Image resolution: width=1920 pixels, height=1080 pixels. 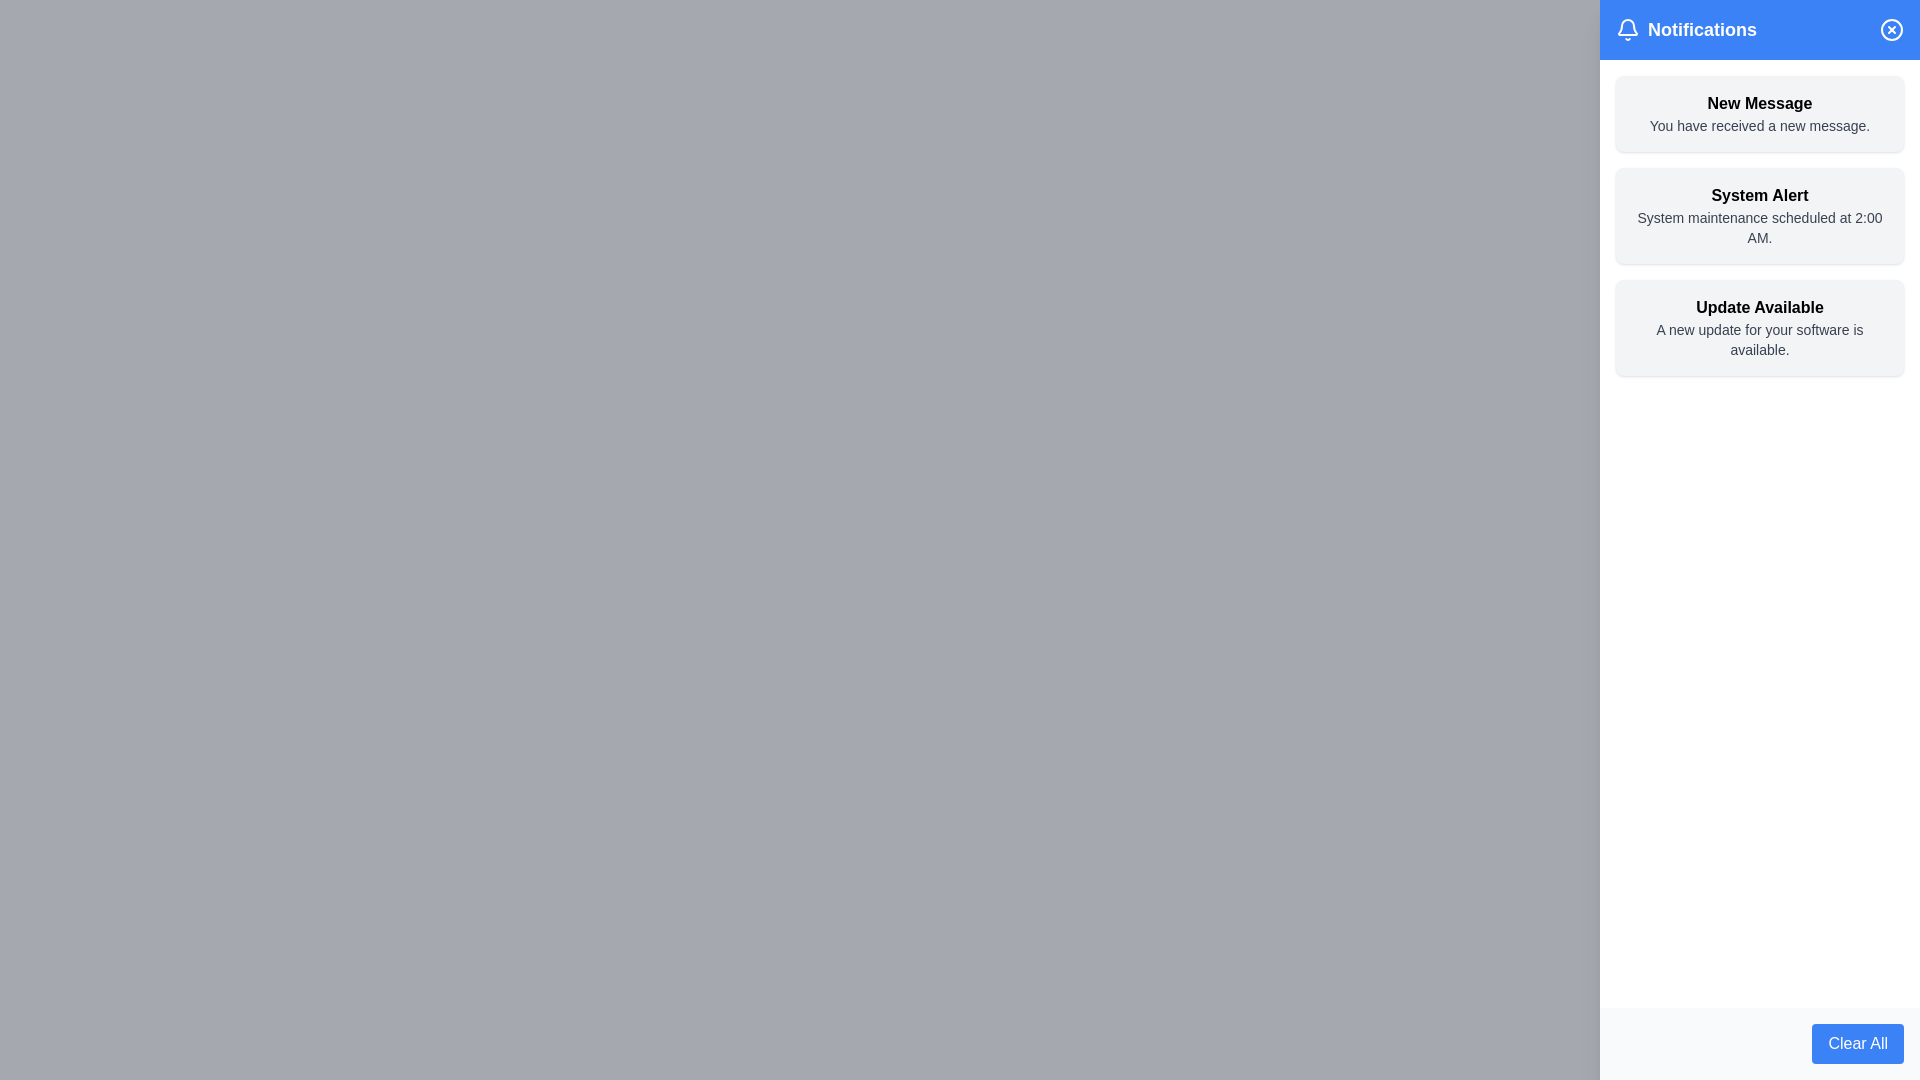 I want to click on the text element that provides additional details about the 'New Message' notification, located below the title in the notification block, so click(x=1760, y=126).